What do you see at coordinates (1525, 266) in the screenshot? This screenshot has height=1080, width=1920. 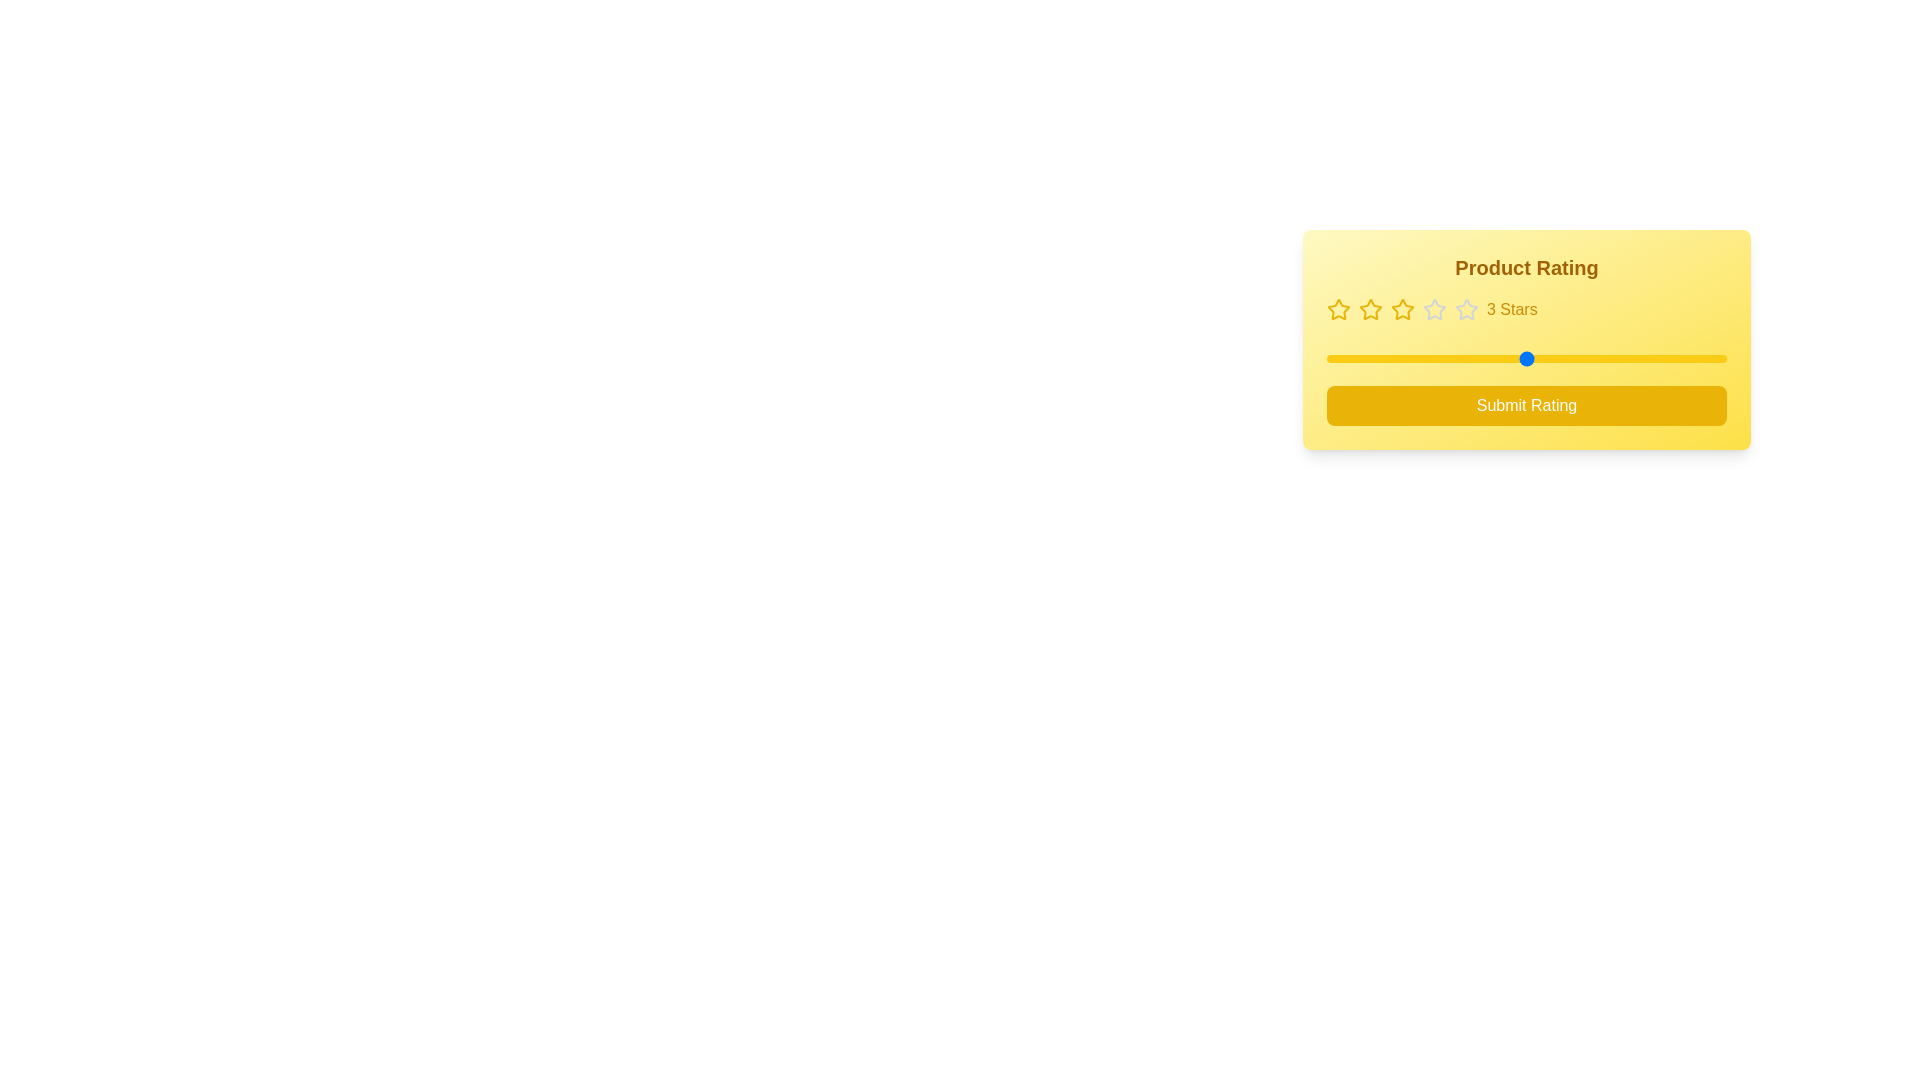 I see `the bold text labeled 'Product Rating', which is styled with a large font size and yellow color, located at the top of a rating card` at bounding box center [1525, 266].